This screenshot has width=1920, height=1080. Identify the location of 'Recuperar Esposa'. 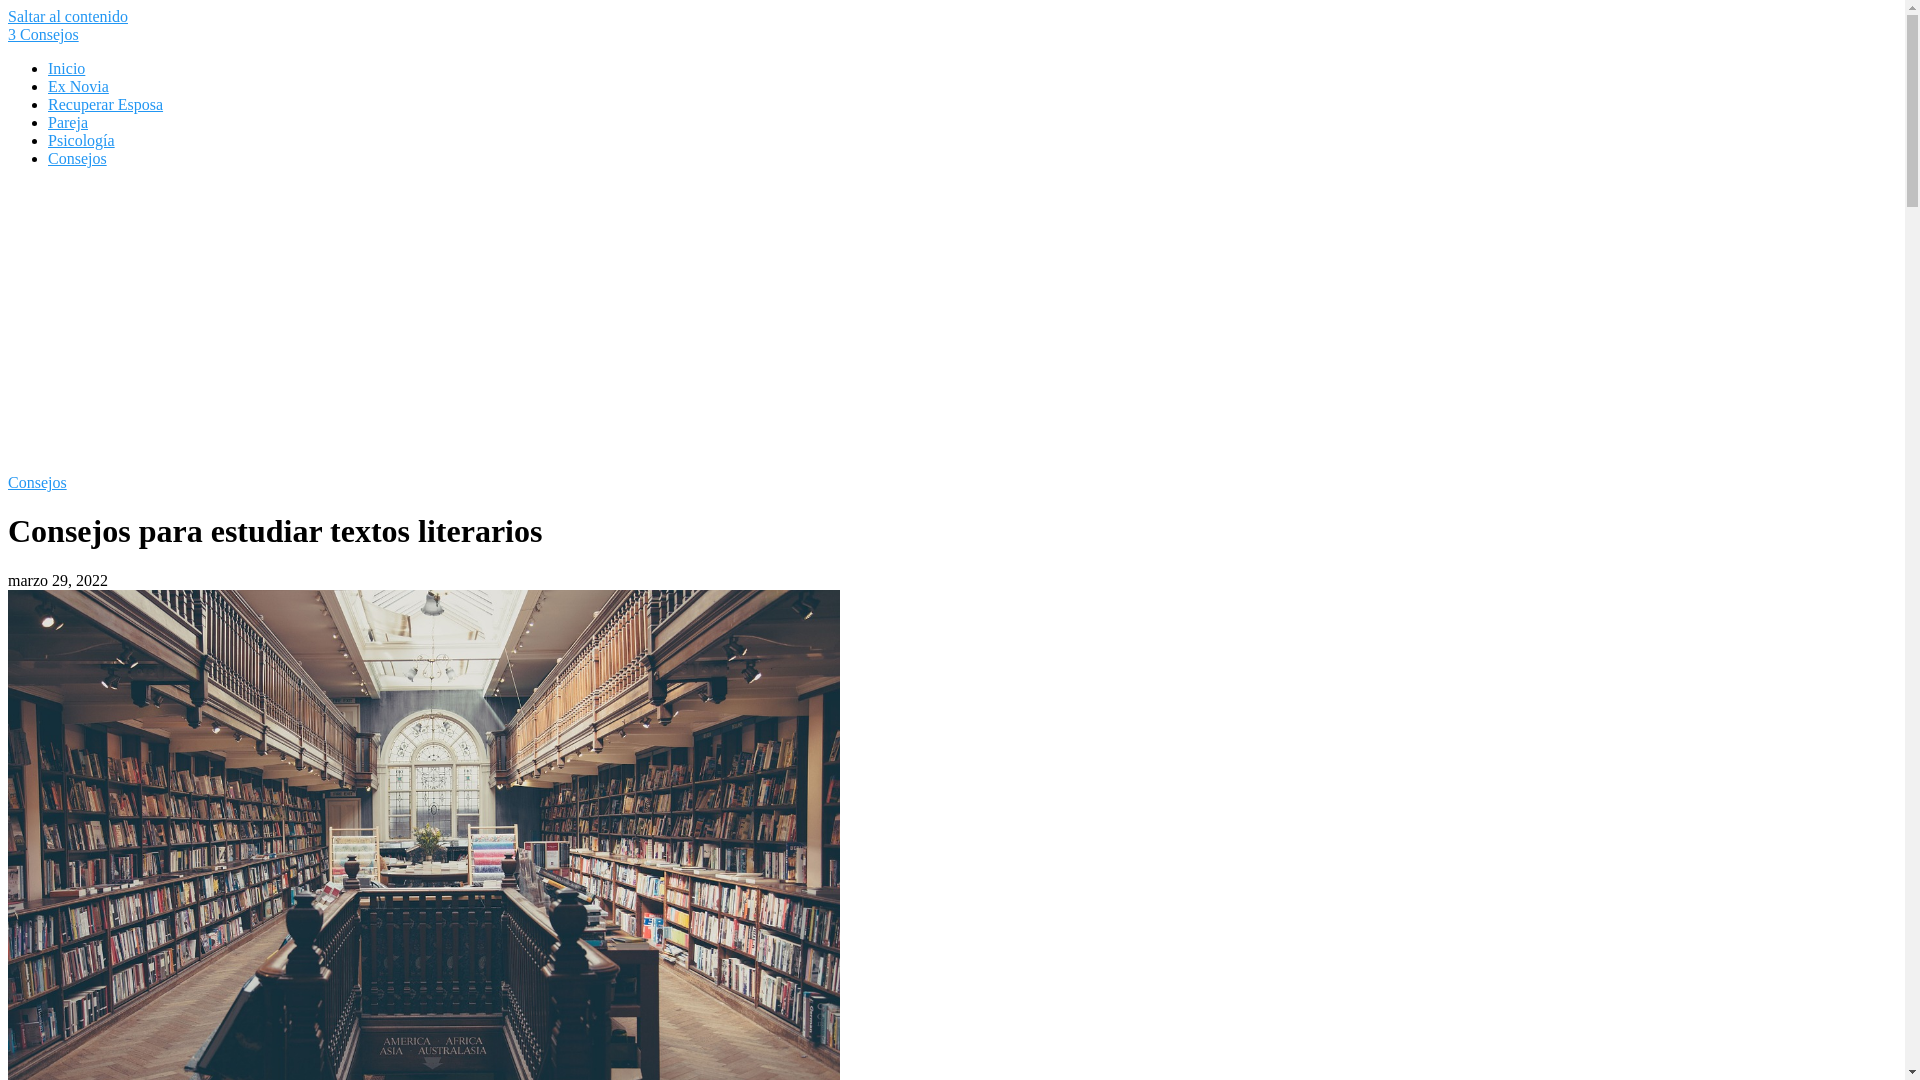
(104, 104).